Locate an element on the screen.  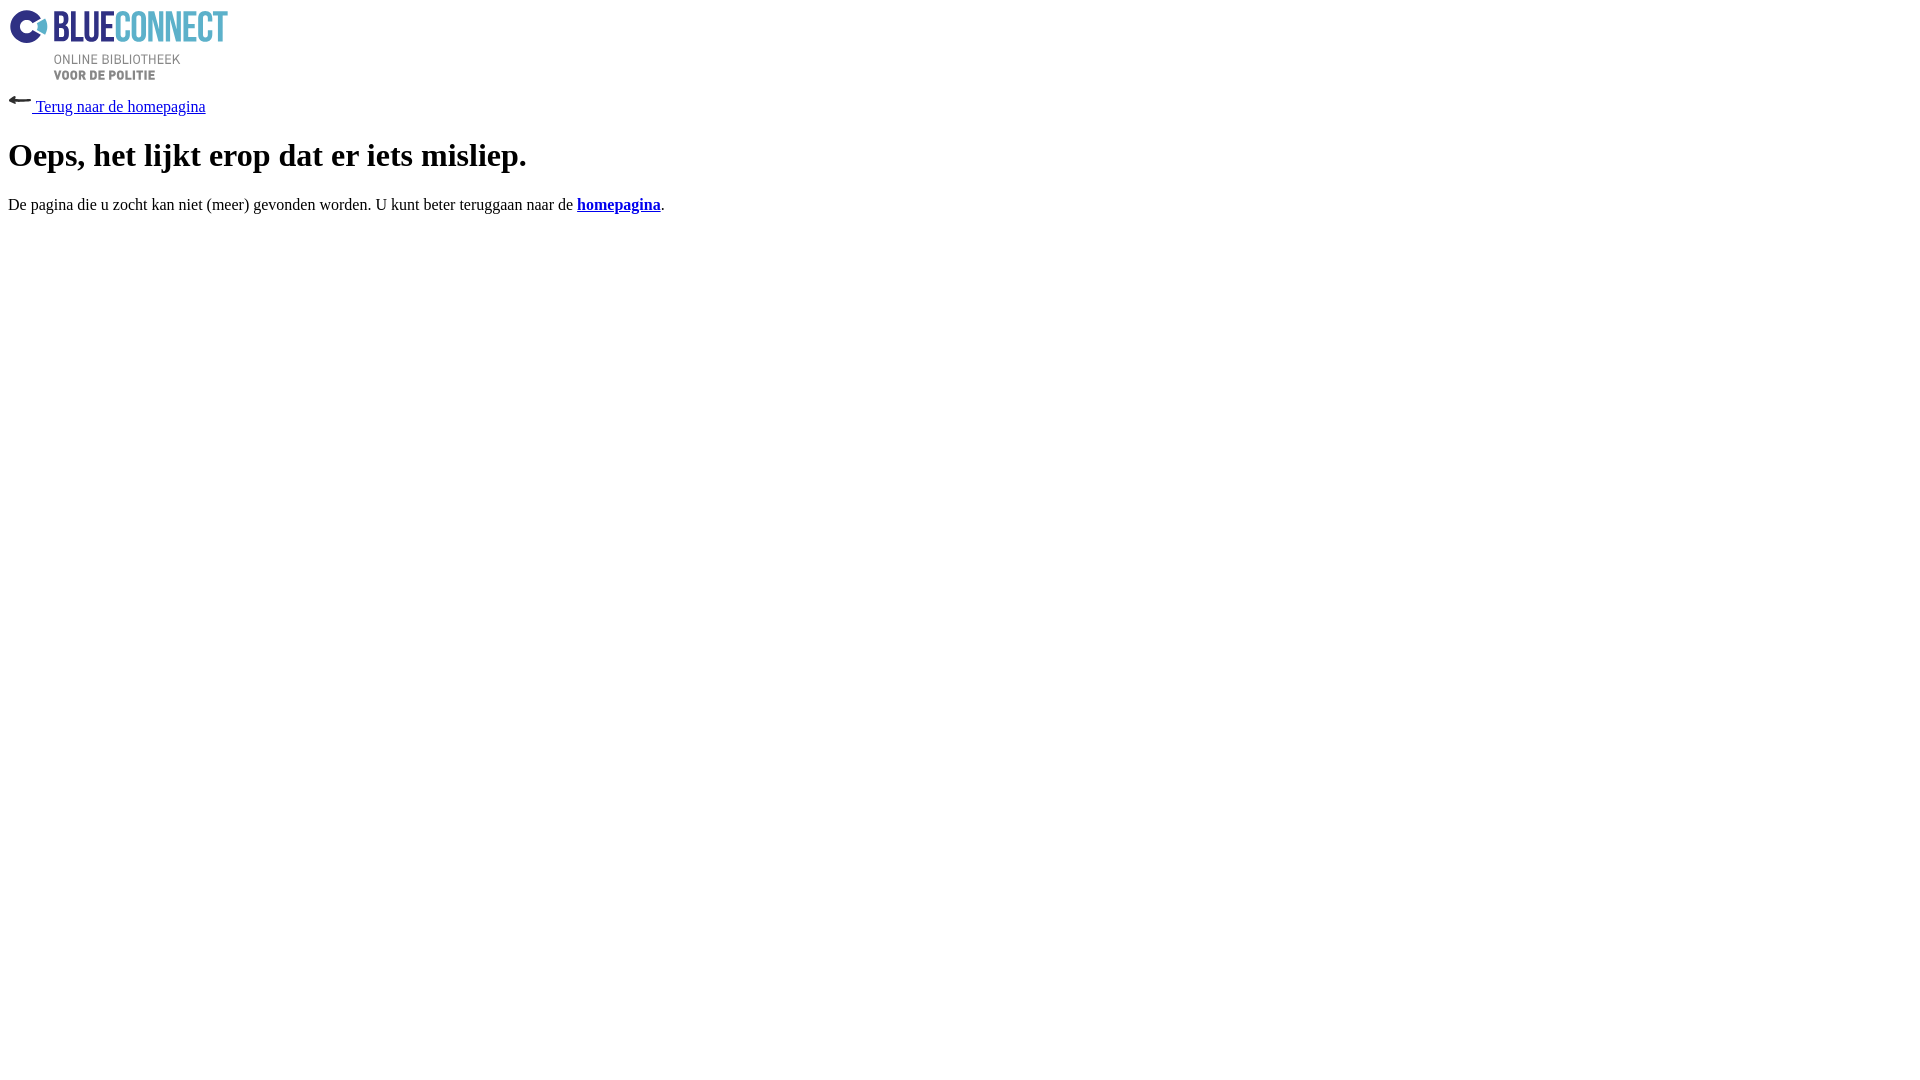
'homepagina' is located at coordinates (618, 204).